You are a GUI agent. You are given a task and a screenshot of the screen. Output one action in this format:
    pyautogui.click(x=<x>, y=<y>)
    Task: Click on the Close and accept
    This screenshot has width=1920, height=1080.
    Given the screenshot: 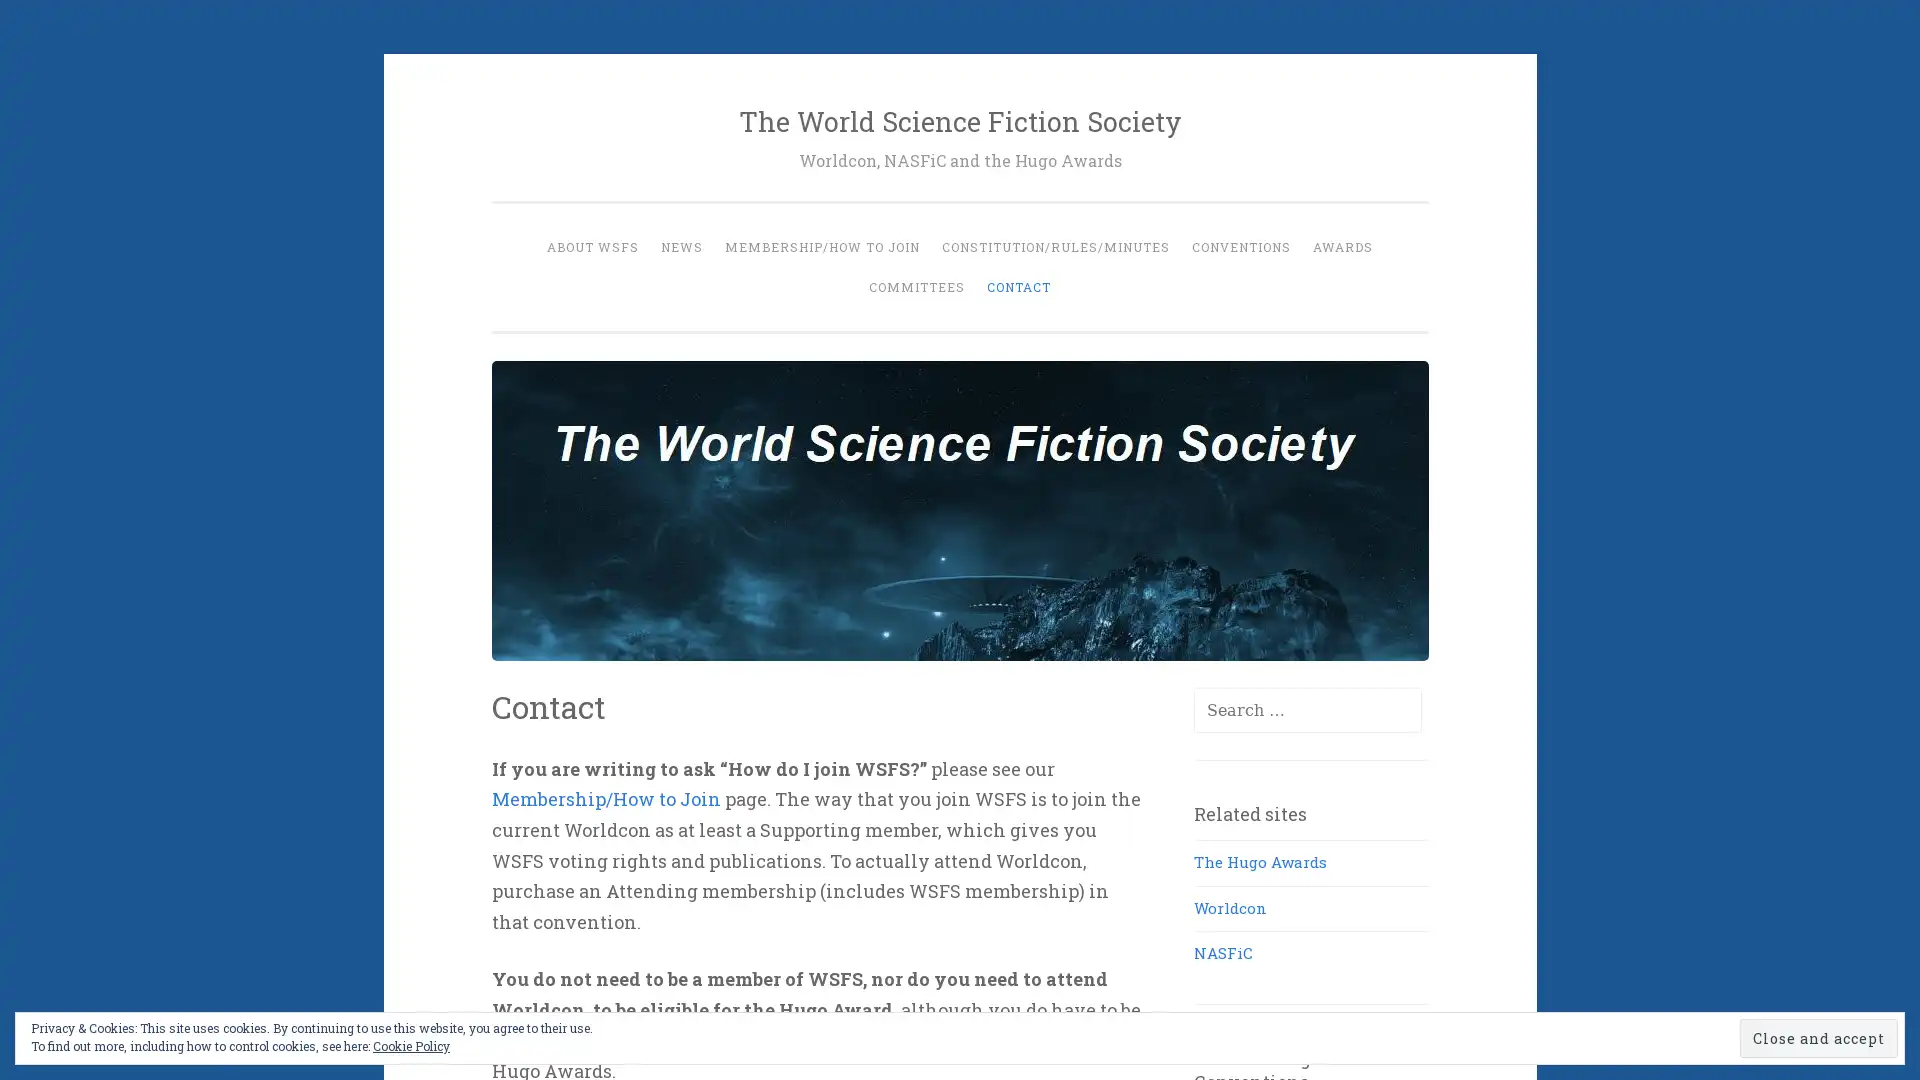 What is the action you would take?
    pyautogui.click(x=1819, y=1037)
    